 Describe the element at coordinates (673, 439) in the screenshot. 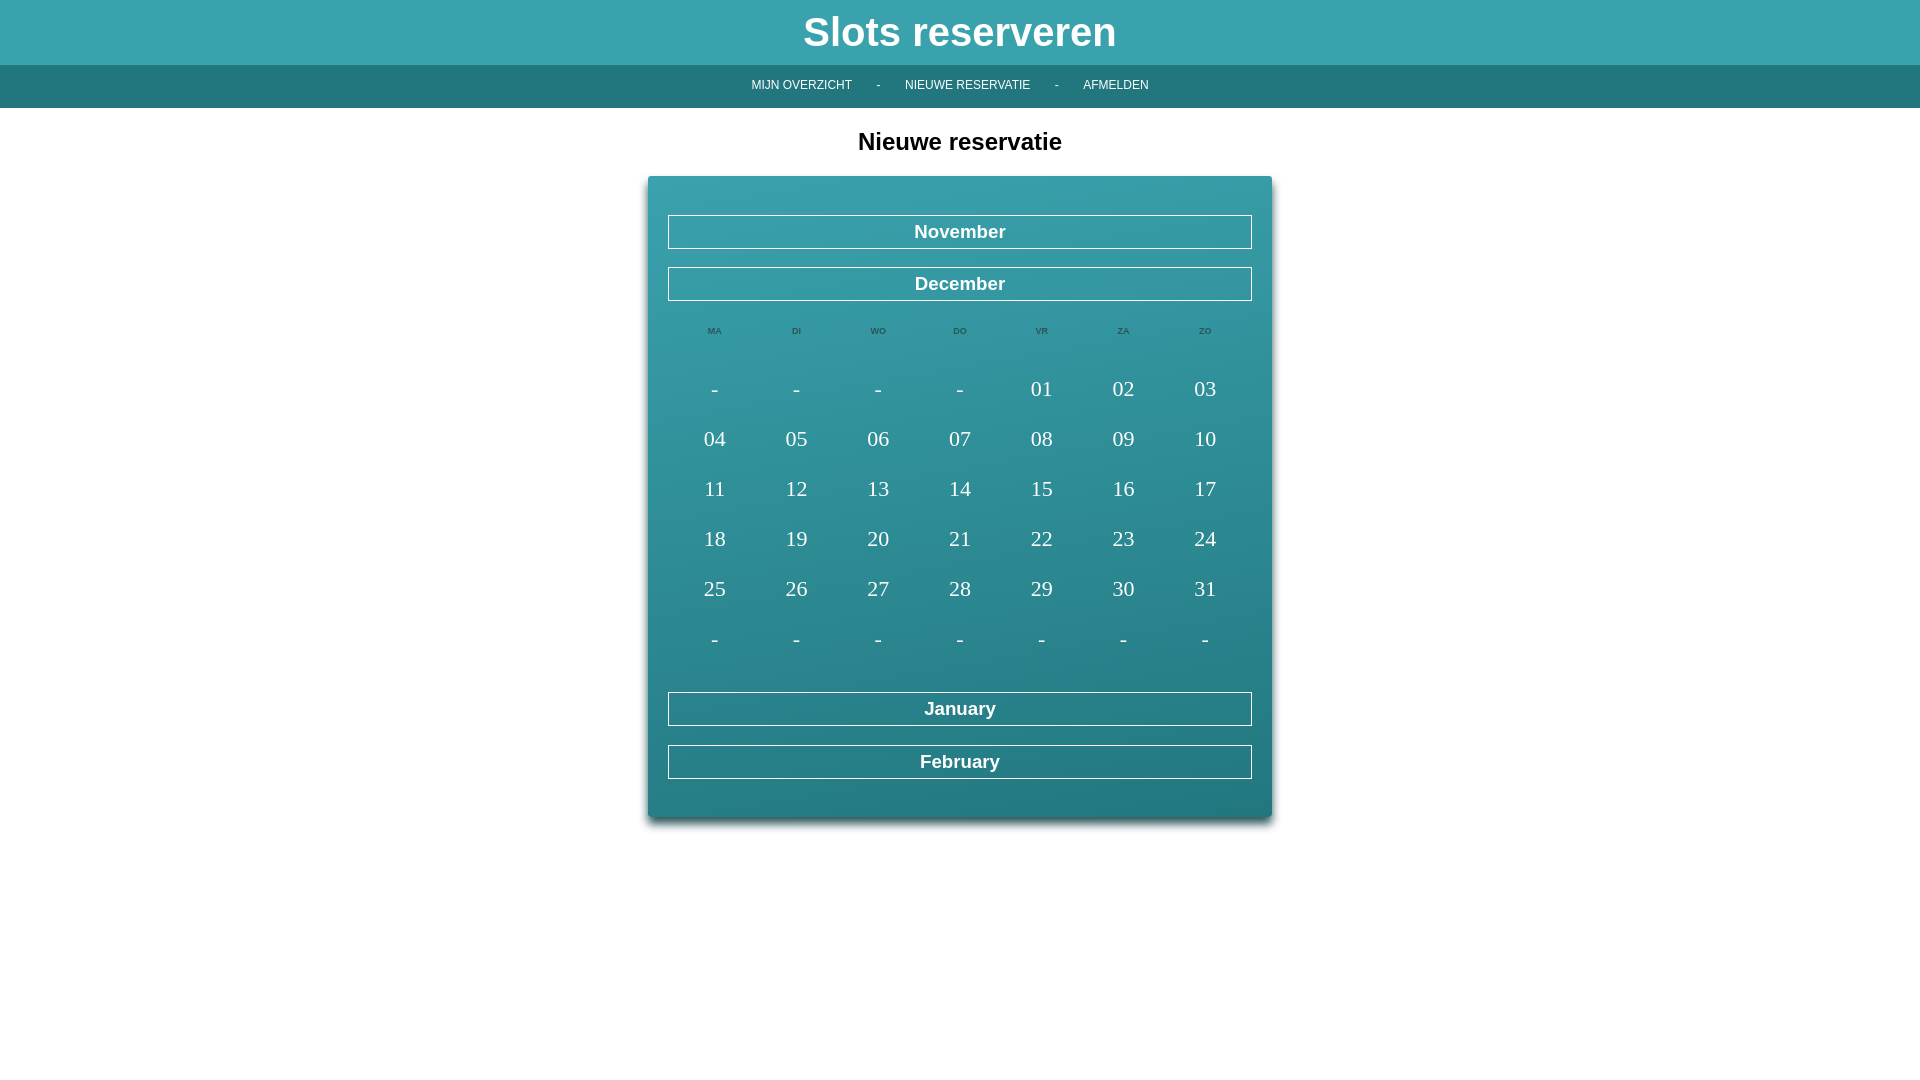

I see `'04'` at that location.